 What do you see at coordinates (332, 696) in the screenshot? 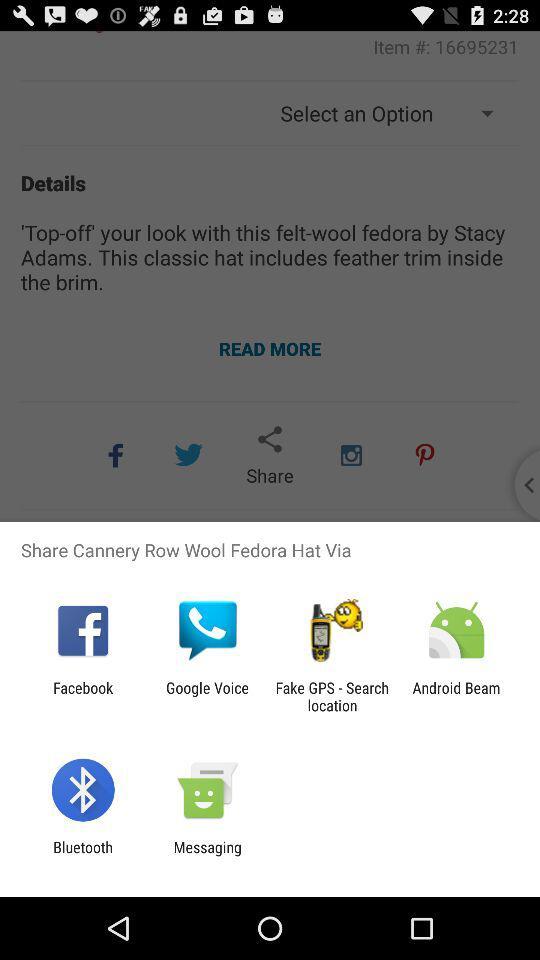
I see `item to the right of the google voice` at bounding box center [332, 696].